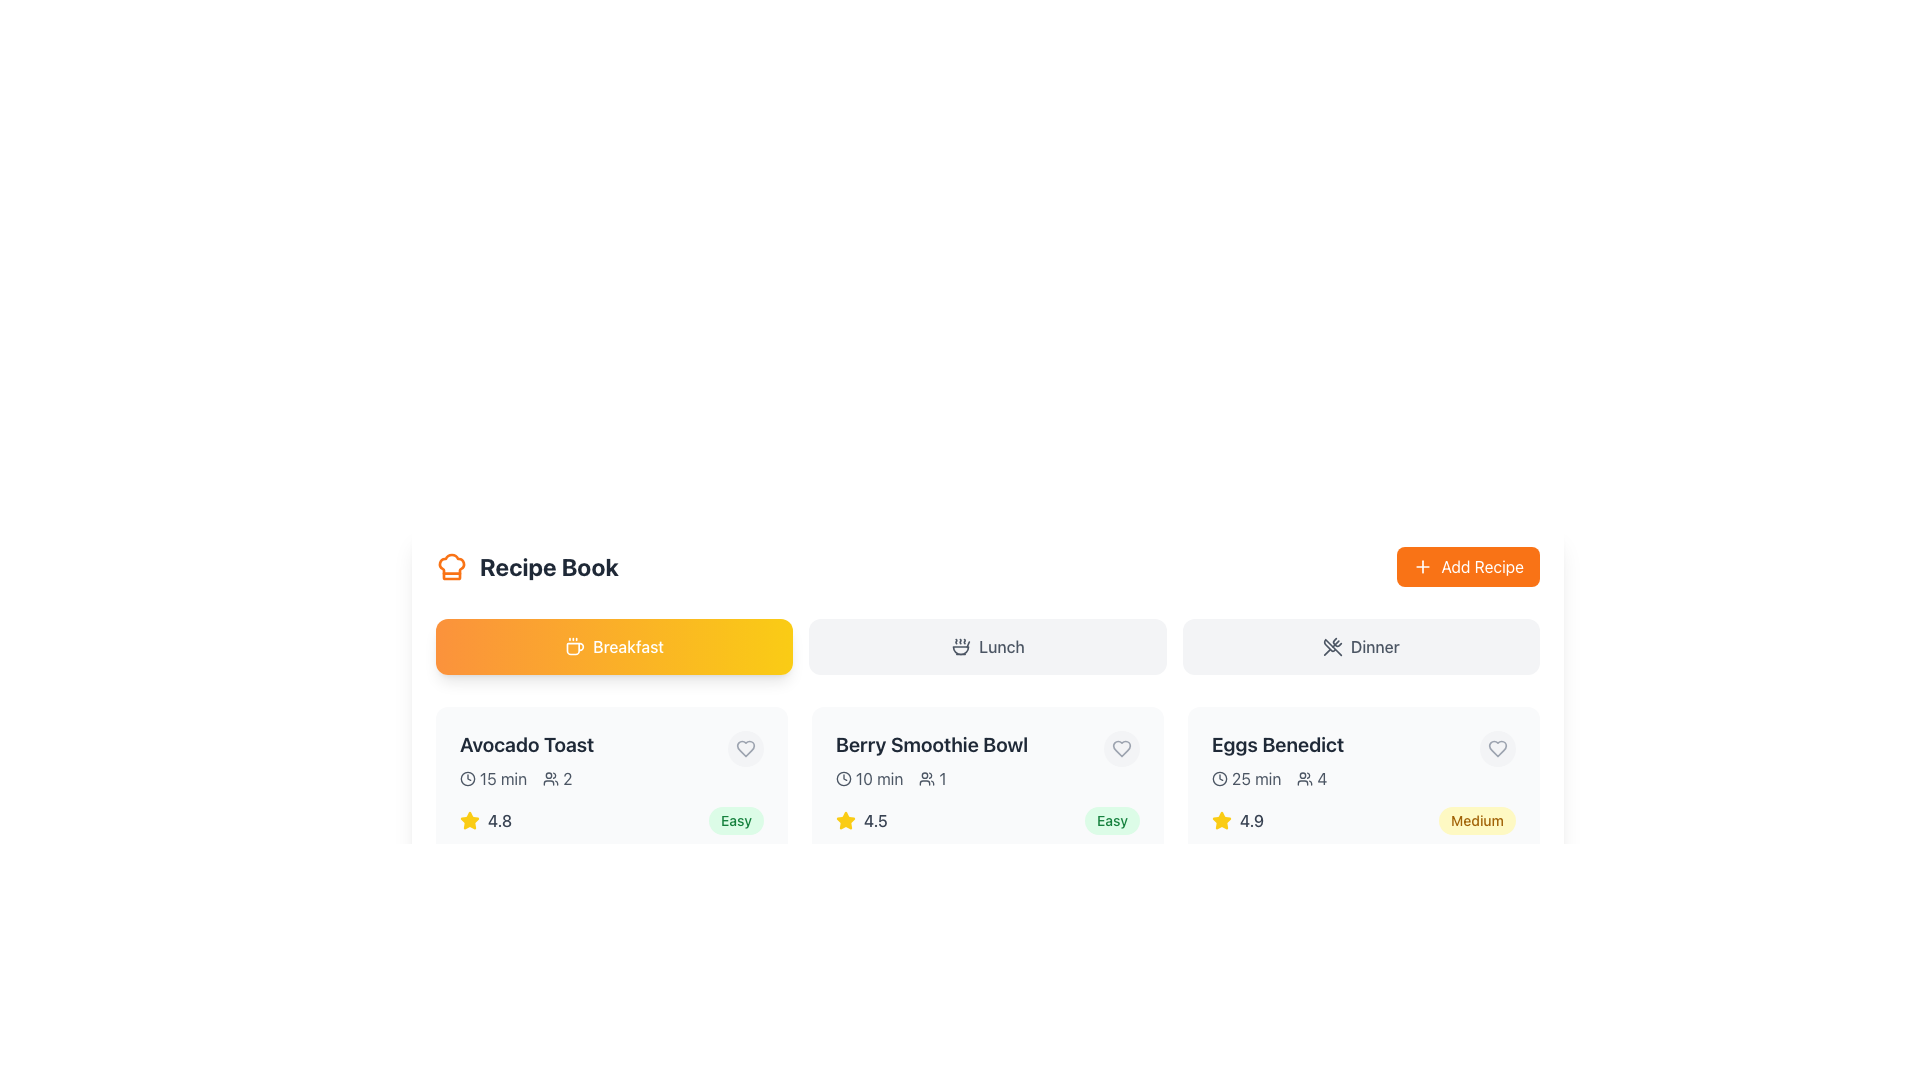 The height and width of the screenshot is (1080, 1920). Describe the element at coordinates (1218, 778) in the screenshot. I see `the circular outline element of the clock icon within the 'Eggs Benedict' recipe card` at that location.